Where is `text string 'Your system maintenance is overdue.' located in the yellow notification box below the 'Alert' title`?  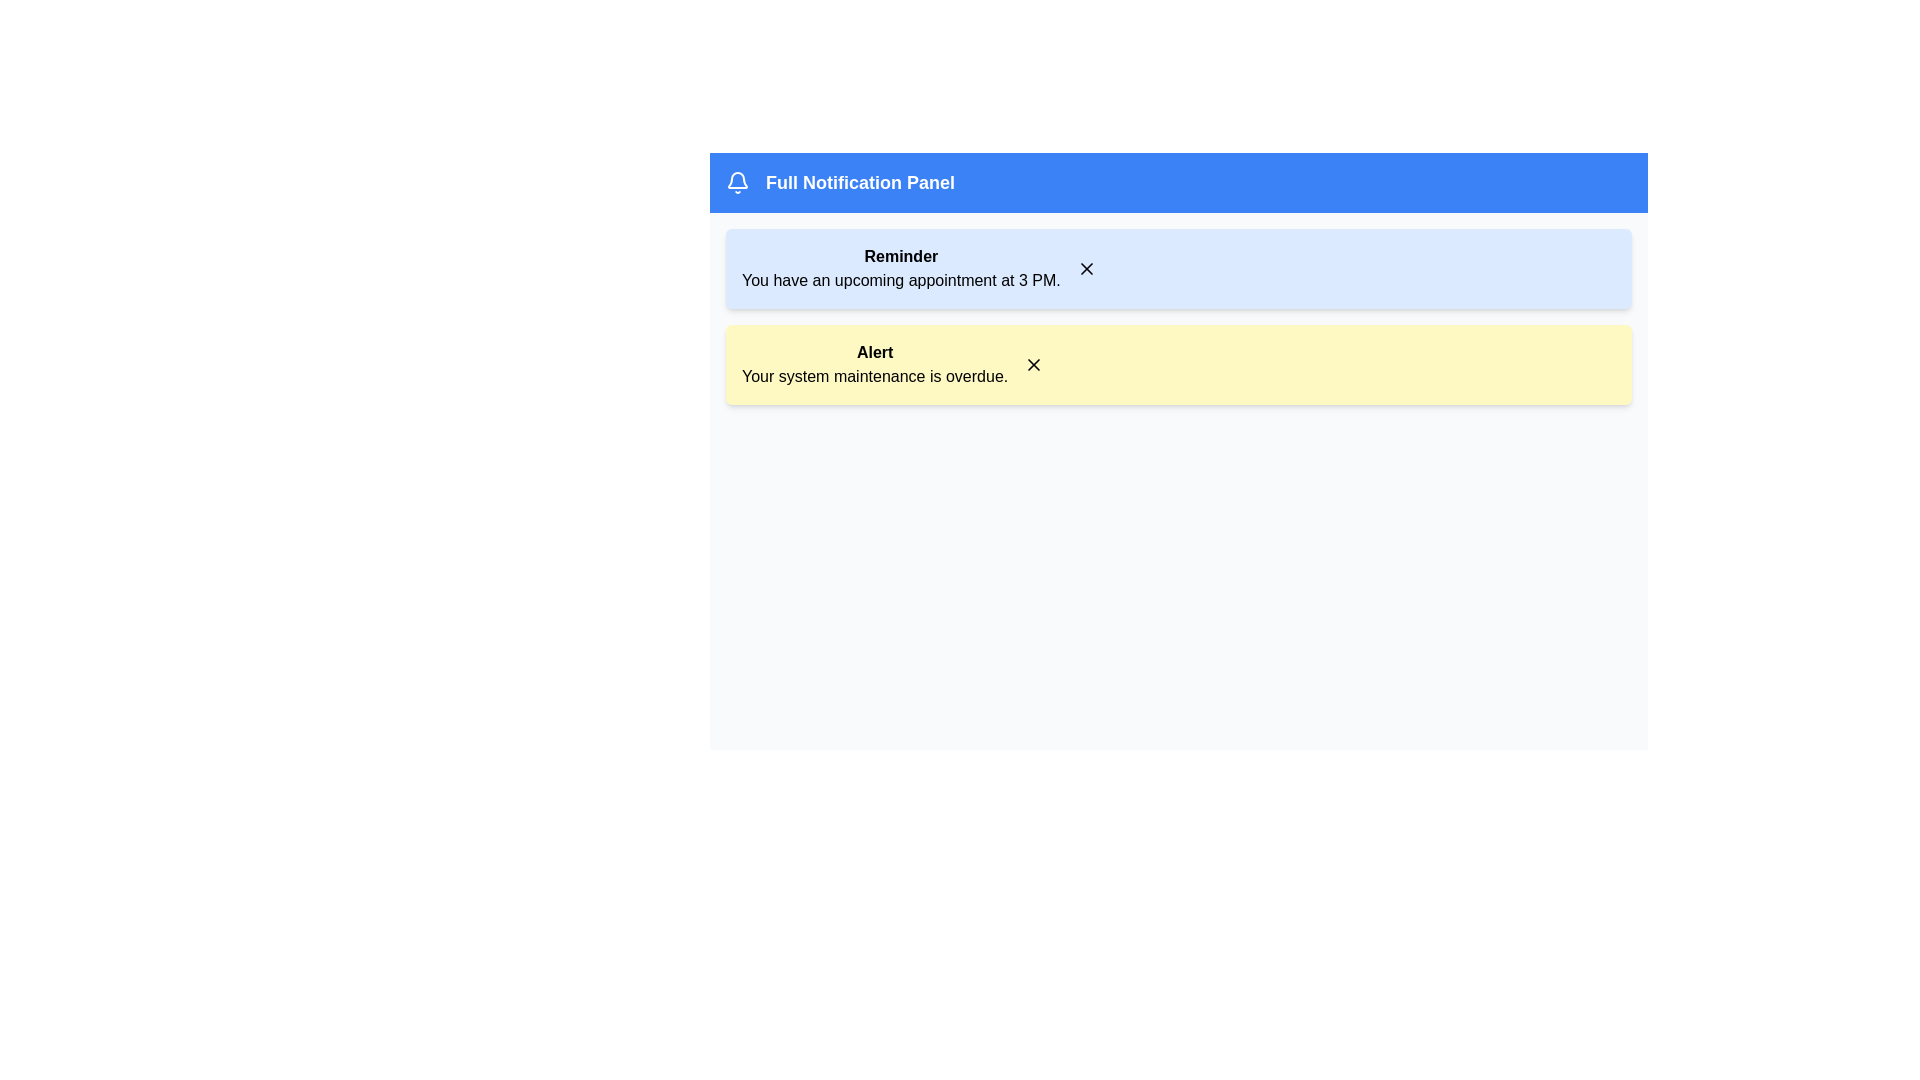
text string 'Your system maintenance is overdue.' located in the yellow notification box below the 'Alert' title is located at coordinates (875, 377).